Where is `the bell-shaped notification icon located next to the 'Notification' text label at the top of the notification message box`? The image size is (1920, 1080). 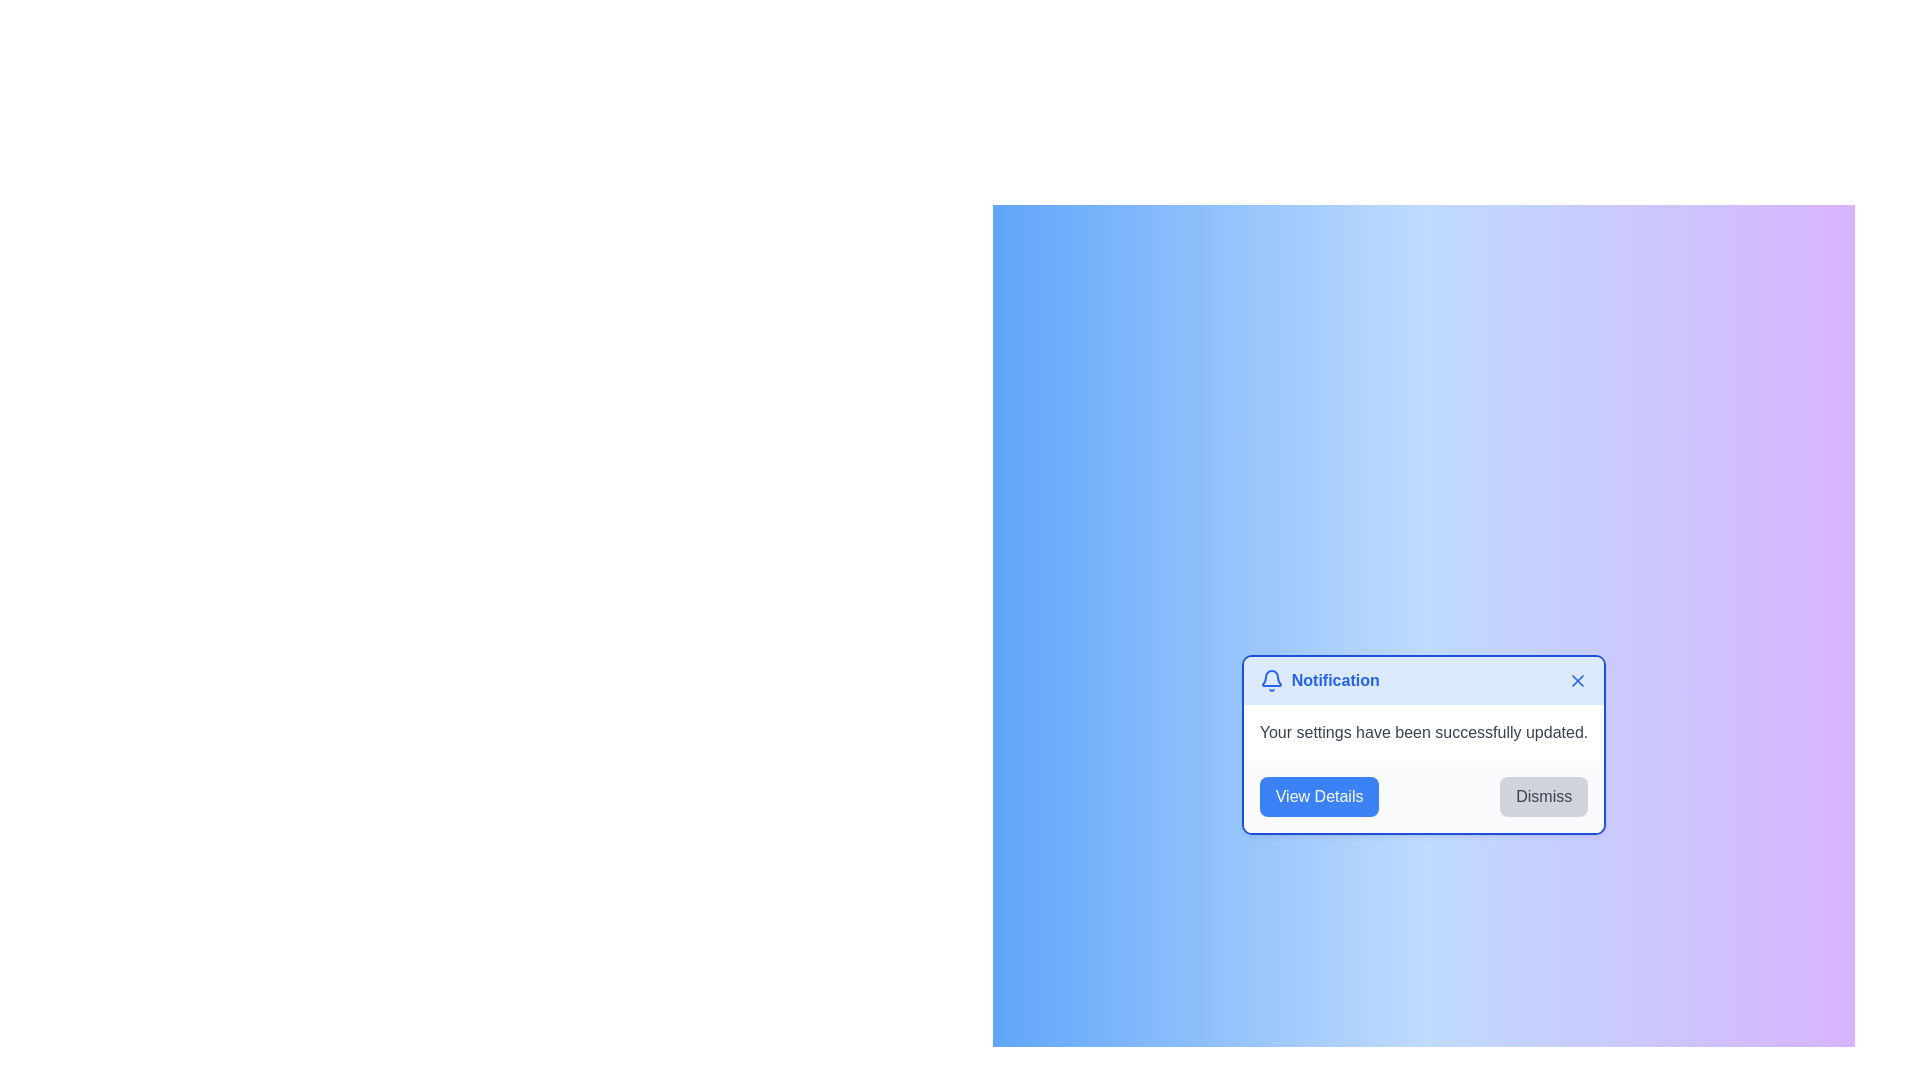 the bell-shaped notification icon located next to the 'Notification' text label at the top of the notification message box is located at coordinates (1270, 680).